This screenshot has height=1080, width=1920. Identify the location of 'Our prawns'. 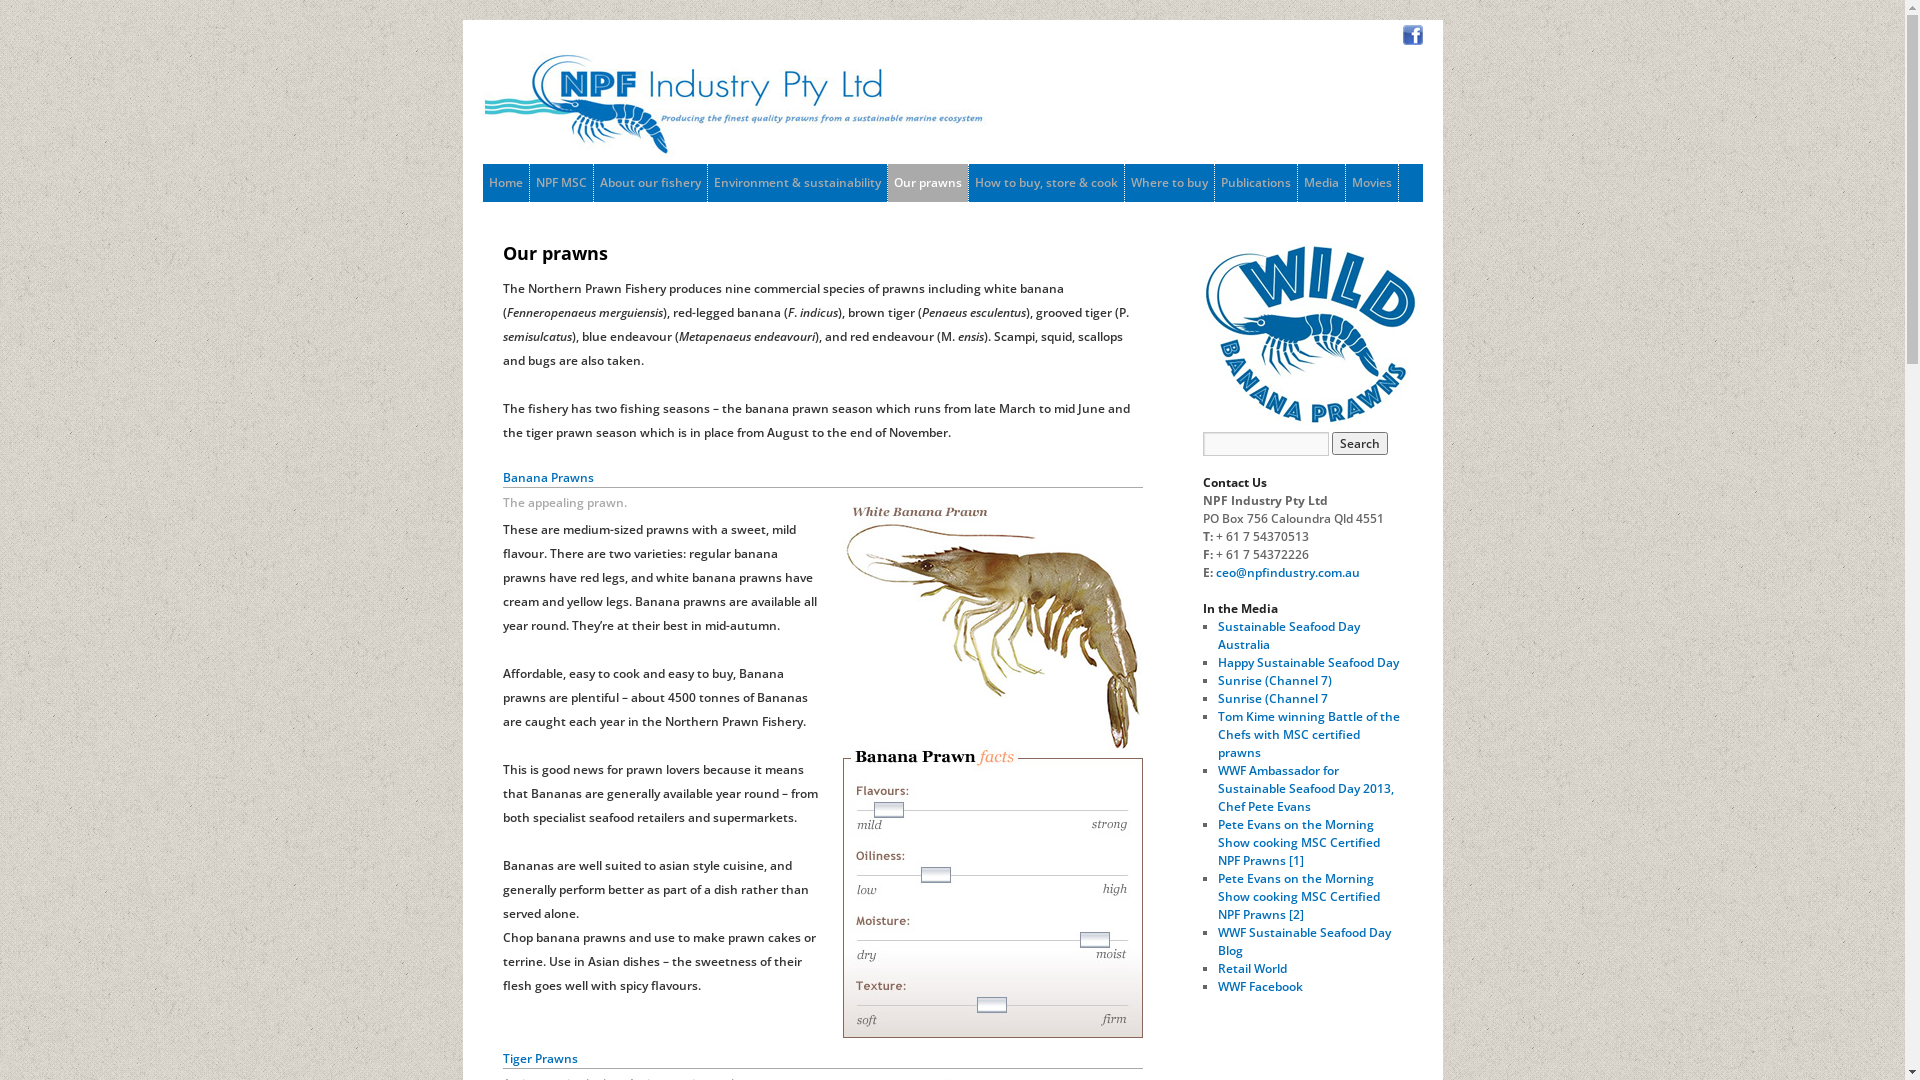
(926, 182).